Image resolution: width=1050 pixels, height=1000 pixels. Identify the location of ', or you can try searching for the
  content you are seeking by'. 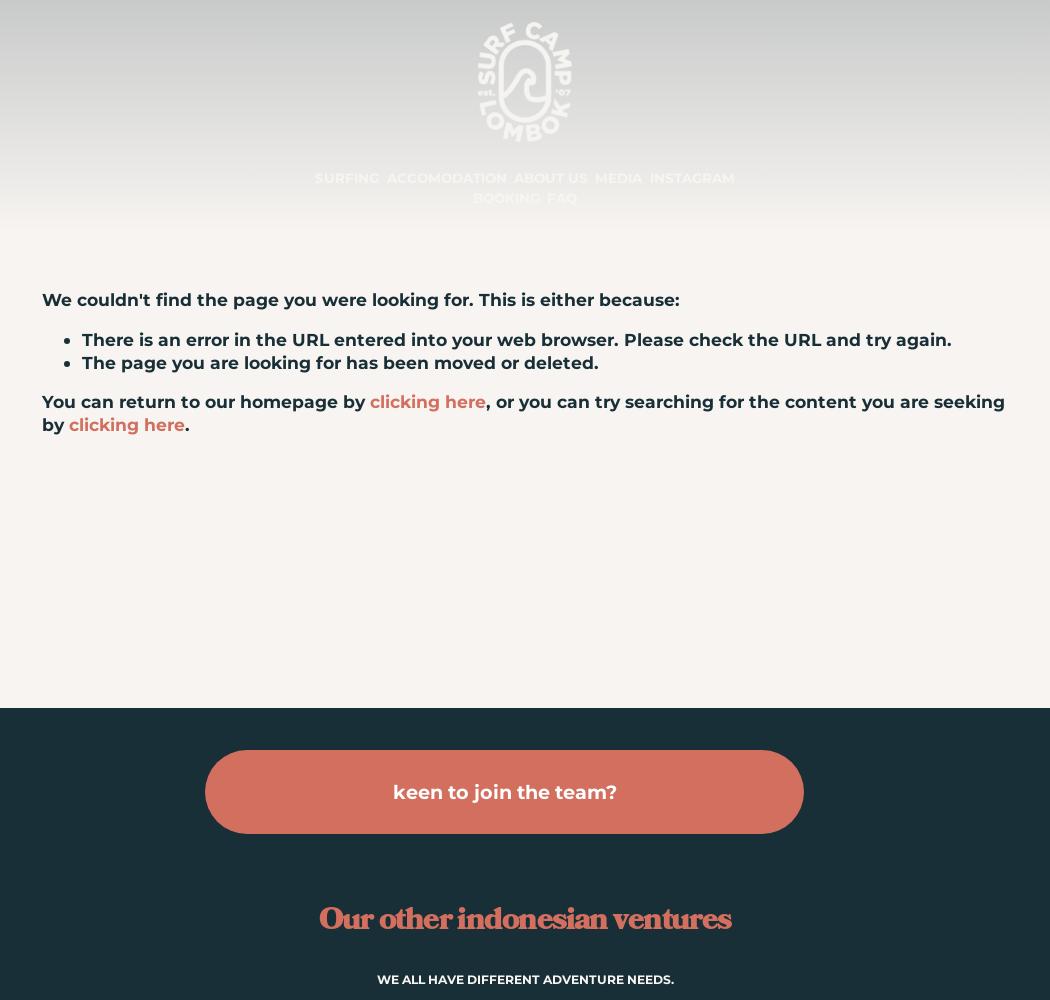
(522, 412).